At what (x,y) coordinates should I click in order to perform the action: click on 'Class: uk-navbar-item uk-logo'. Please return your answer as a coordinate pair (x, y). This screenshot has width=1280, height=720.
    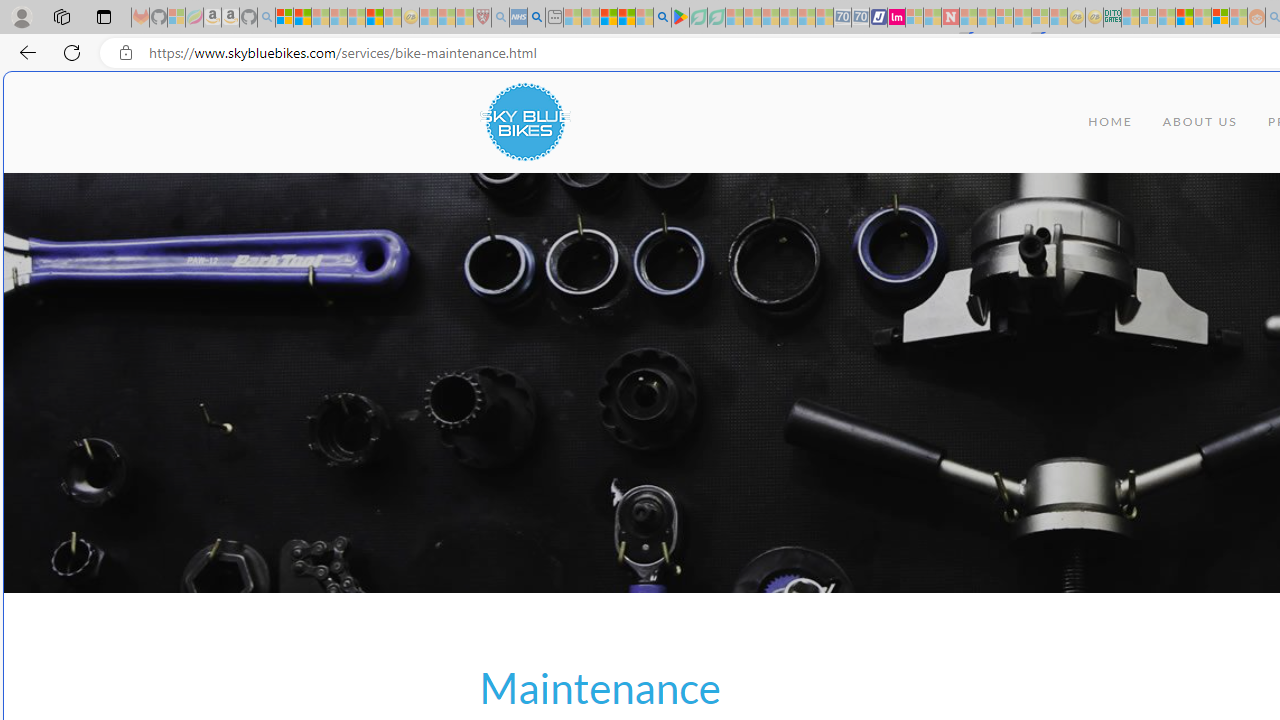
    Looking at the image, I should click on (524, 122).